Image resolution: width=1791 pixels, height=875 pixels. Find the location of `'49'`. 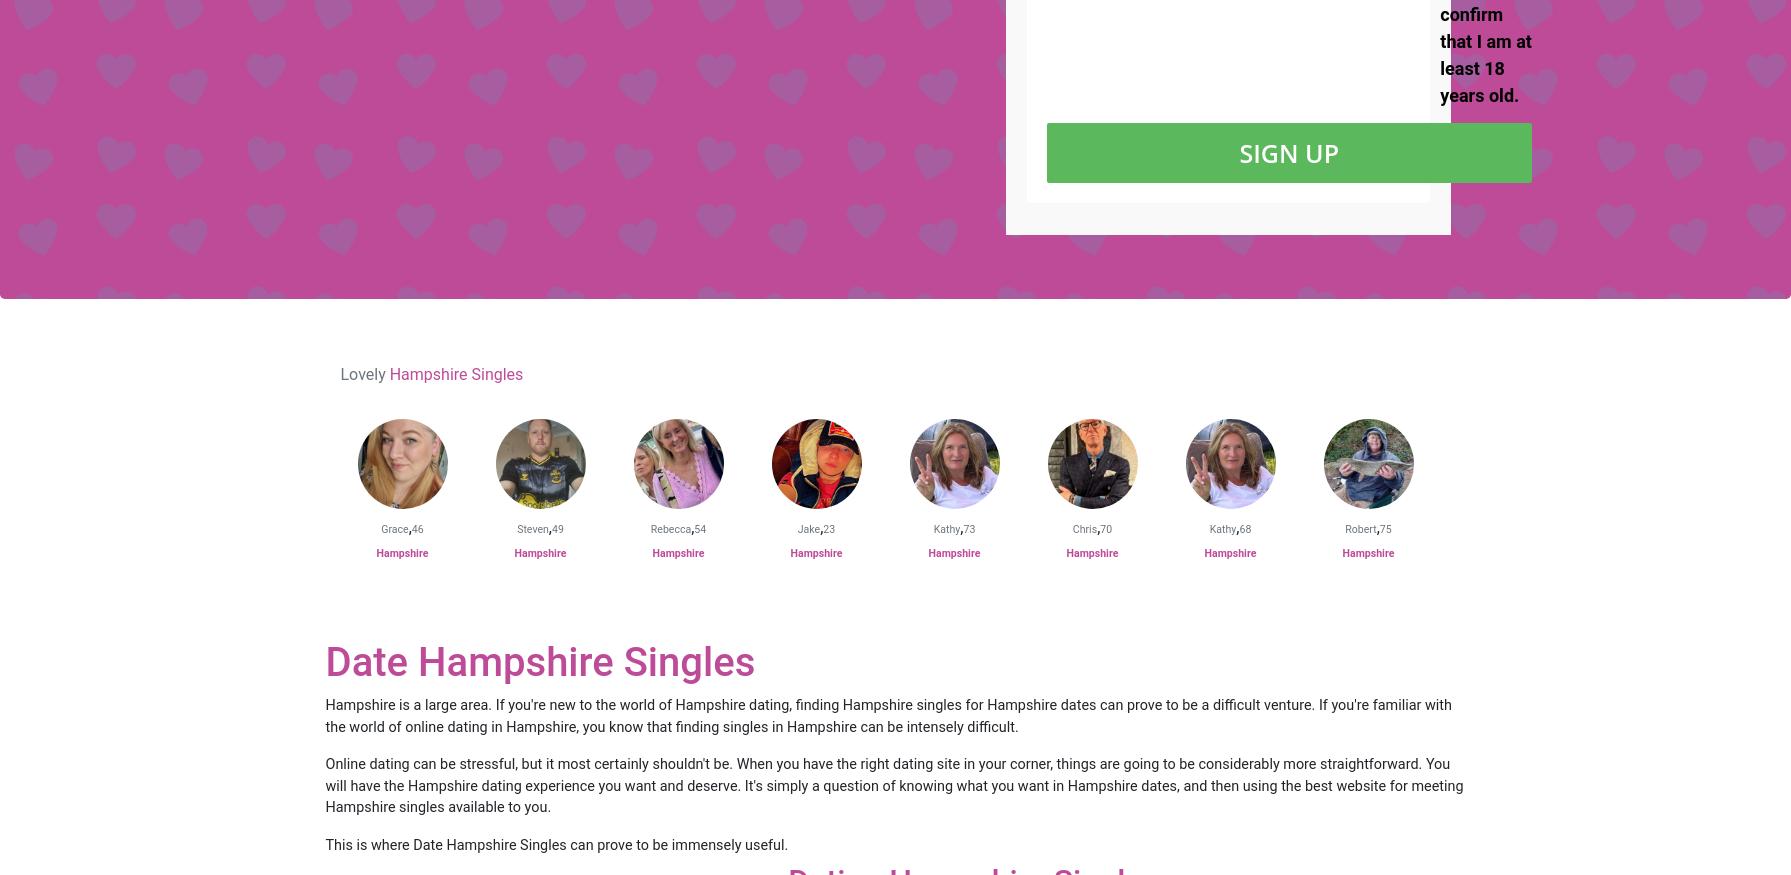

'49' is located at coordinates (551, 528).